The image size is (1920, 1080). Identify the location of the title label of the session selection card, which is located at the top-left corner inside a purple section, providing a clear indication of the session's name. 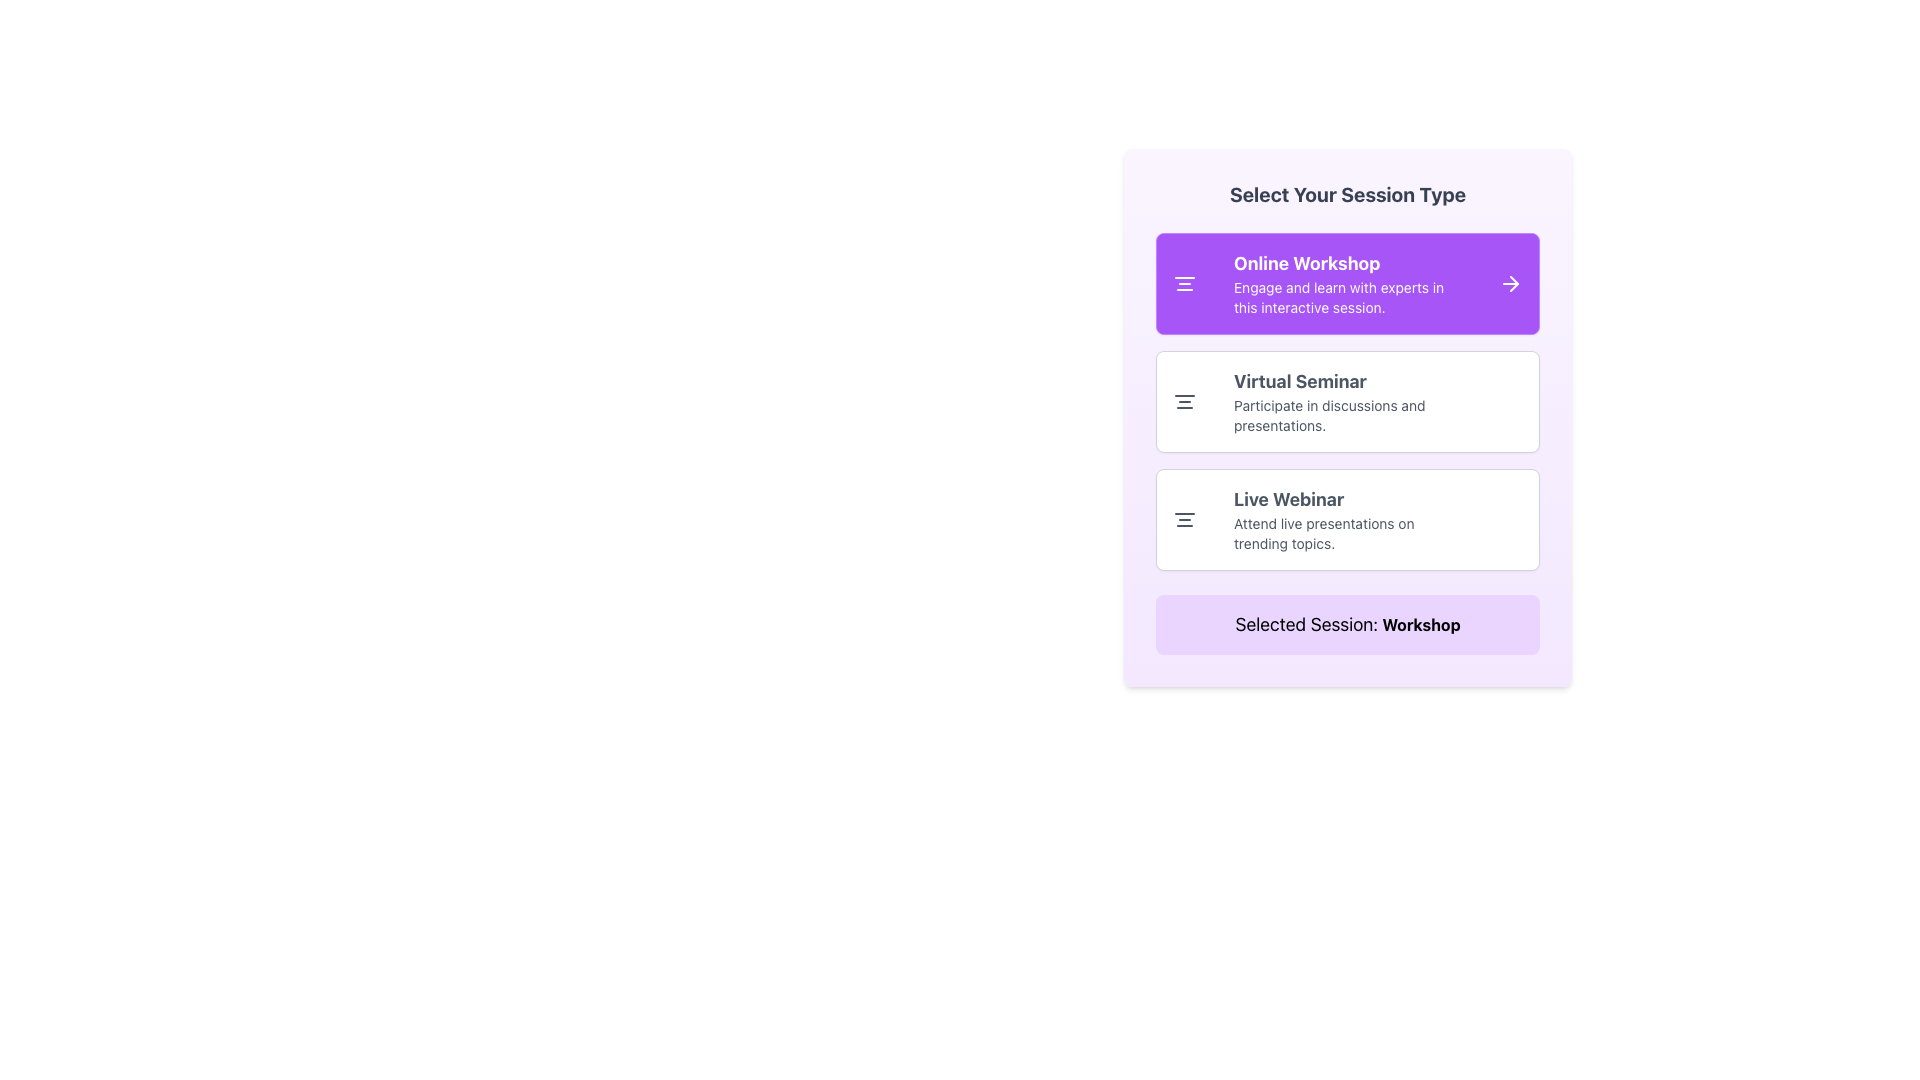
(1348, 262).